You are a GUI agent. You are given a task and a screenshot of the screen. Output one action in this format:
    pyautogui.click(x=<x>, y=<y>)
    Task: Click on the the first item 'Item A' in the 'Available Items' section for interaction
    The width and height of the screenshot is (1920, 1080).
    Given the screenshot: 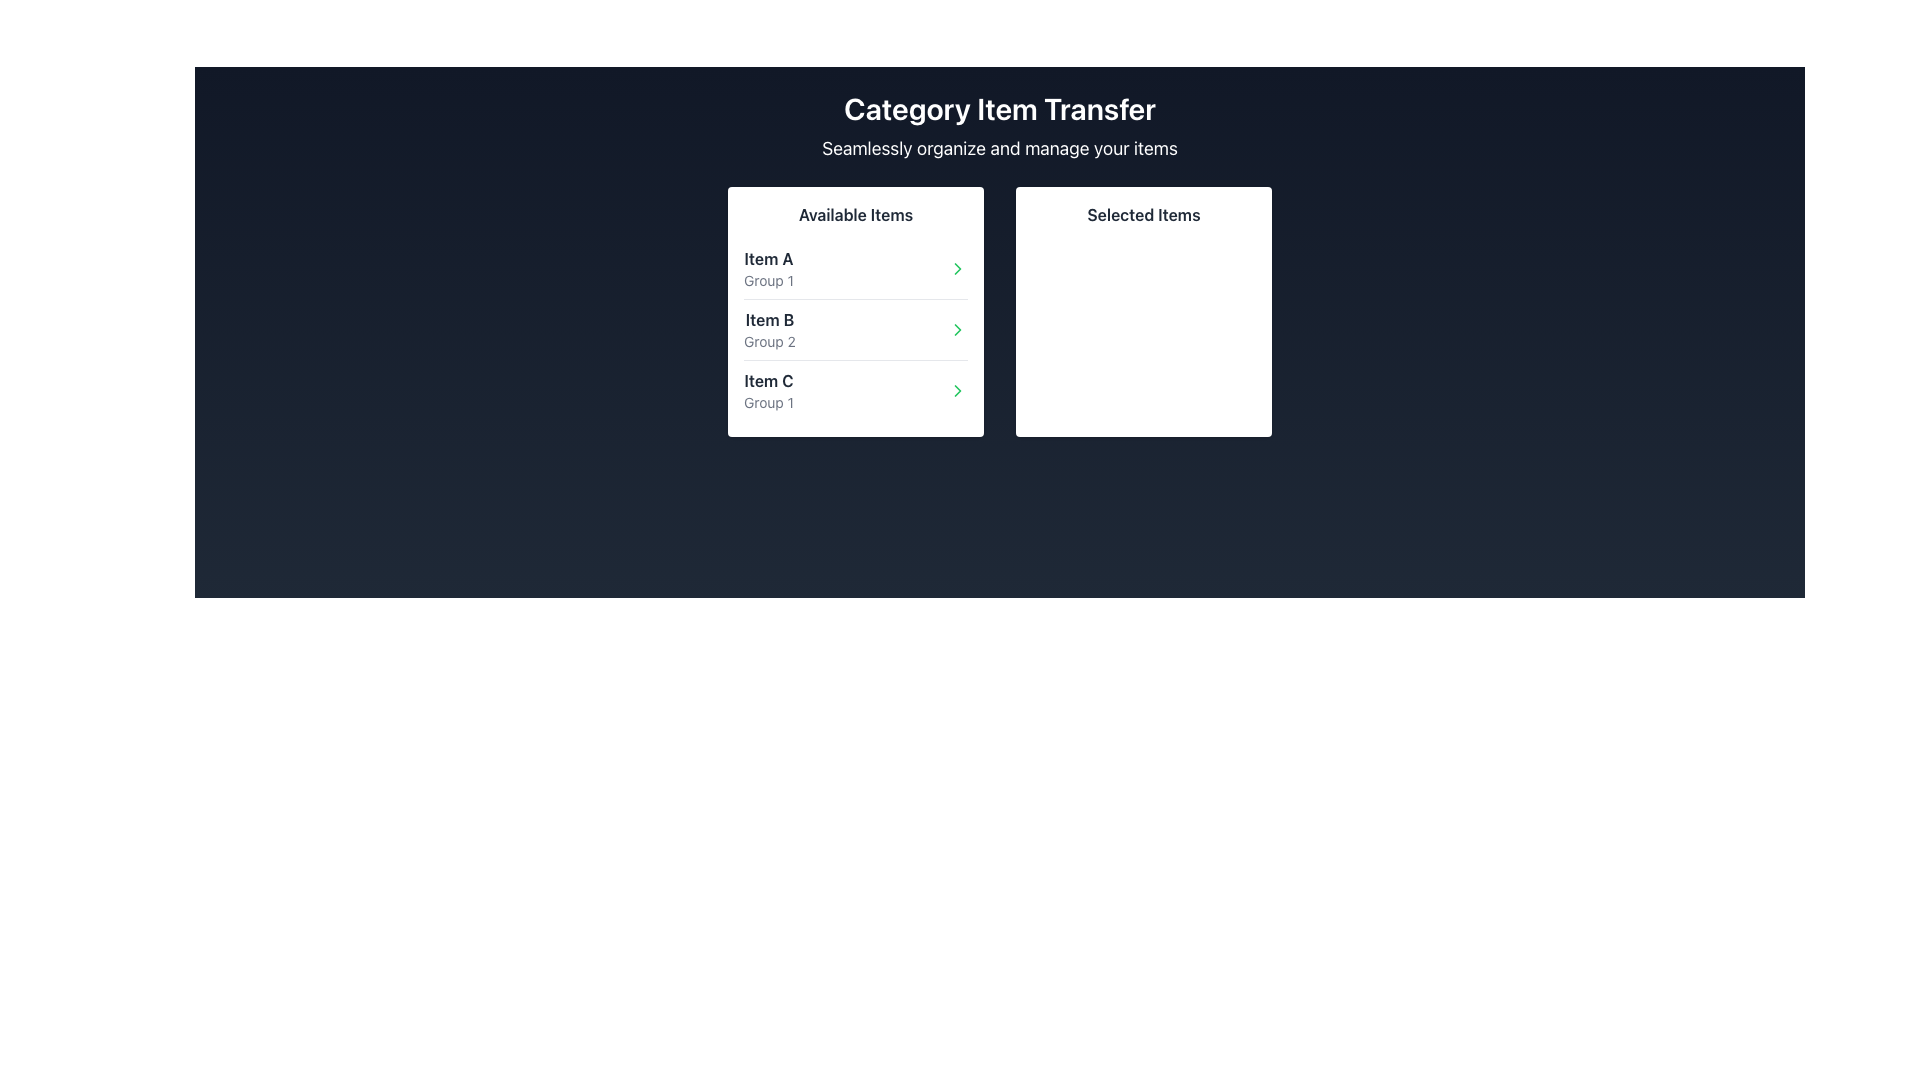 What is the action you would take?
    pyautogui.click(x=767, y=268)
    